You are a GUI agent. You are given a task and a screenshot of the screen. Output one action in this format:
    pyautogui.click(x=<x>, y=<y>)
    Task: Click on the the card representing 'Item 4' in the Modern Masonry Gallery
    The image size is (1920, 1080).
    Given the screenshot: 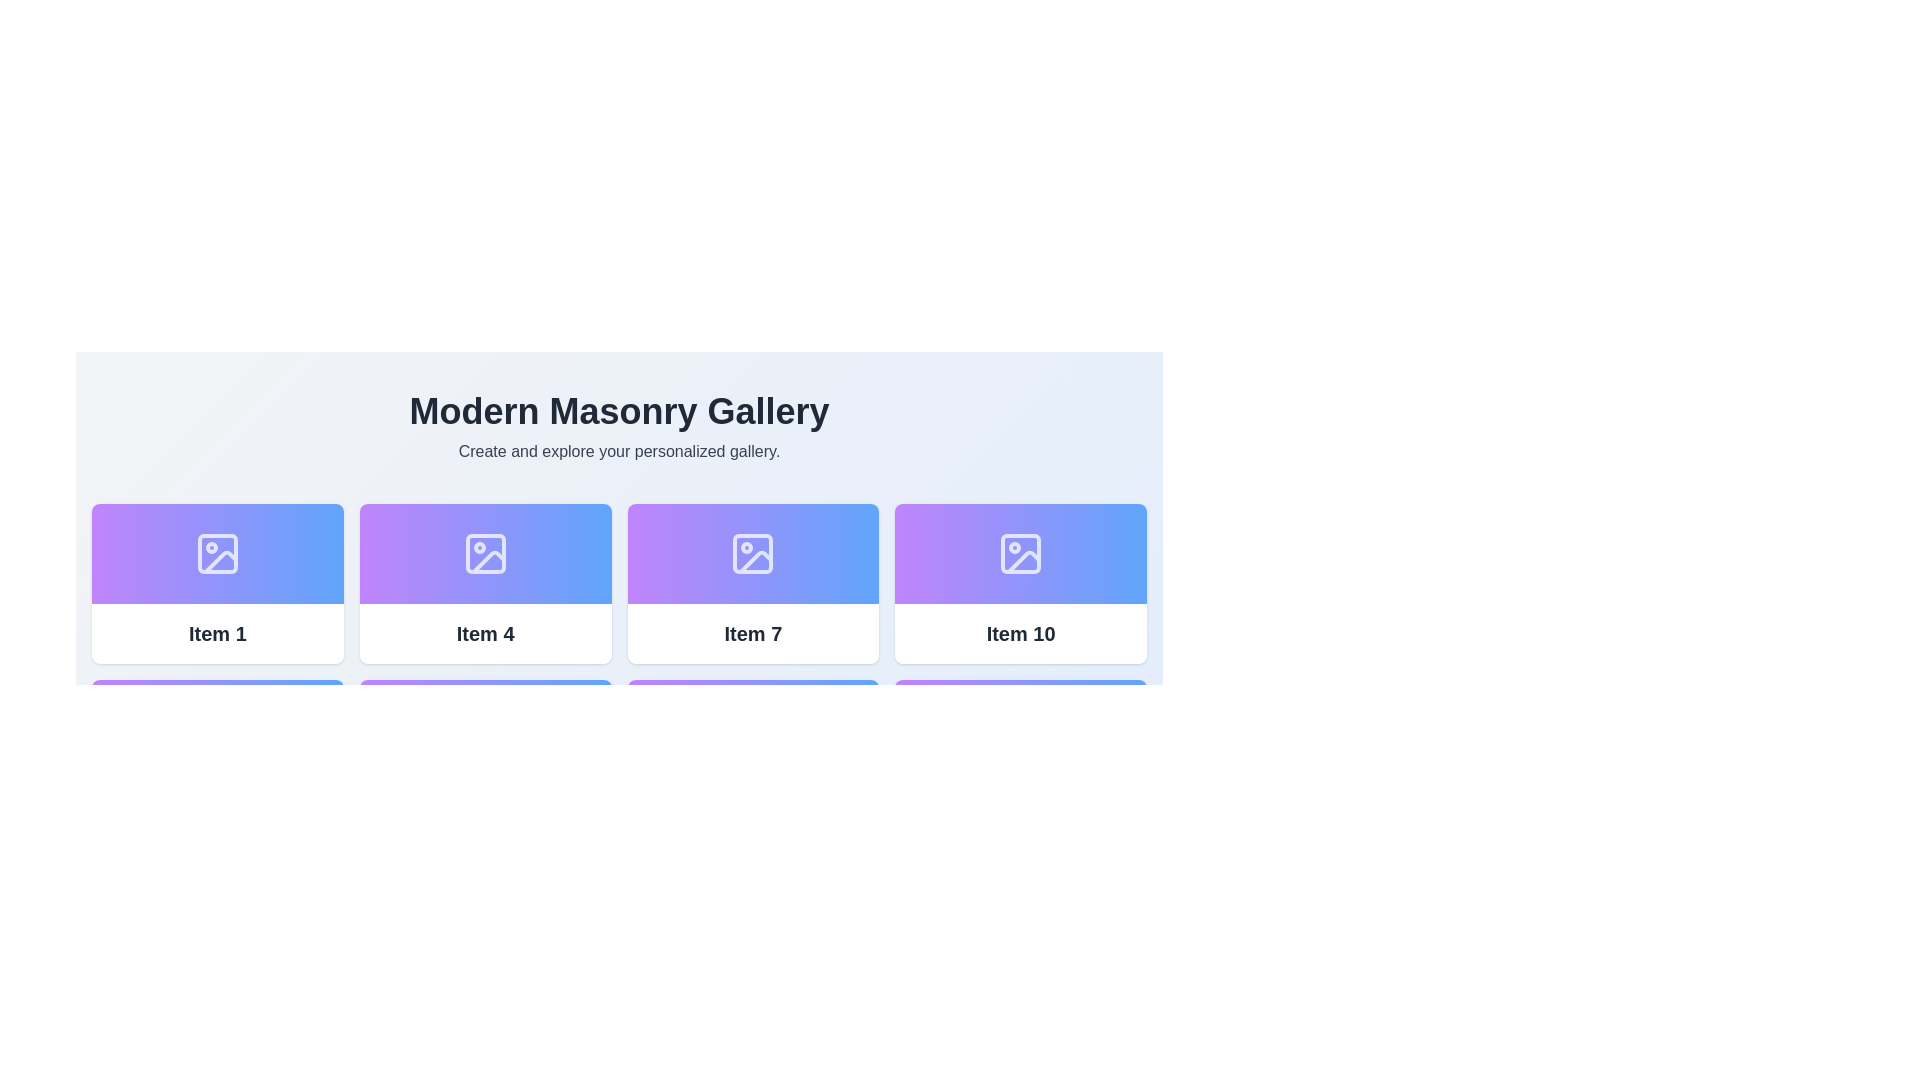 What is the action you would take?
    pyautogui.click(x=485, y=583)
    